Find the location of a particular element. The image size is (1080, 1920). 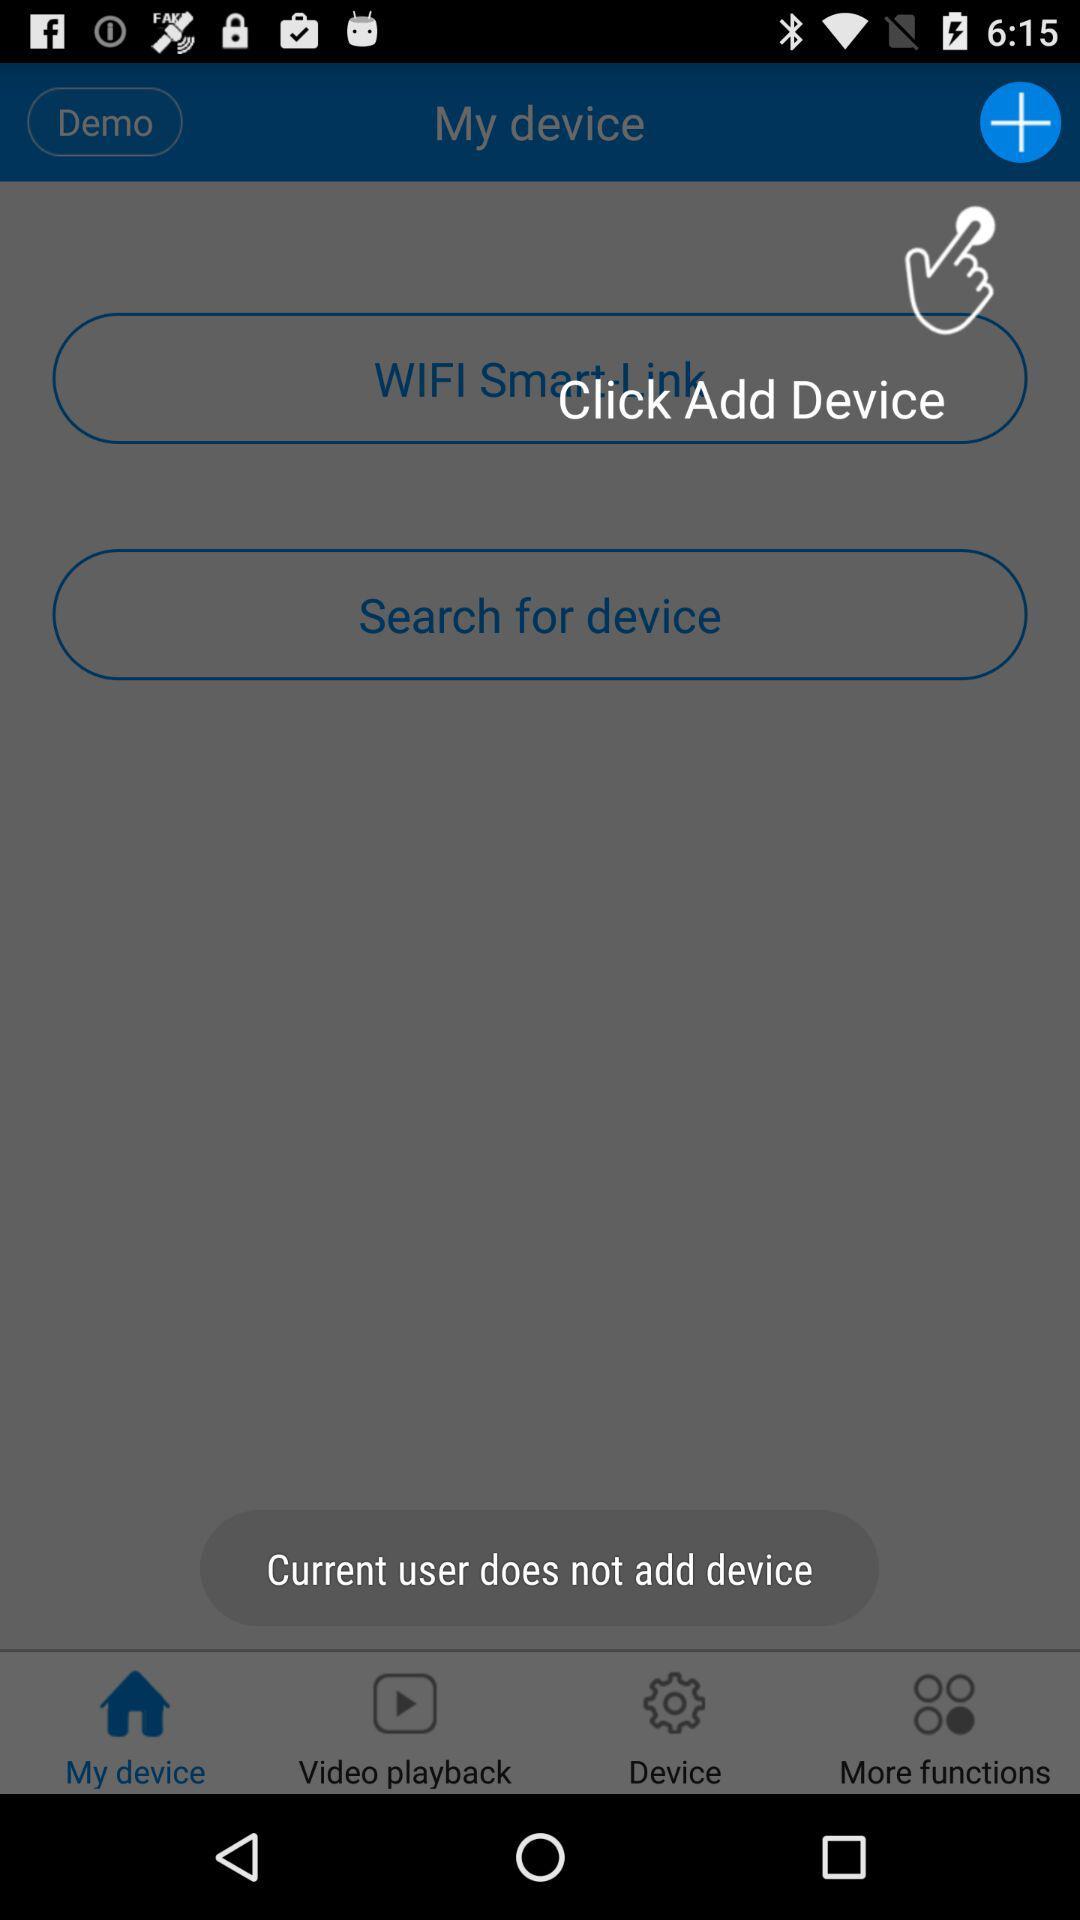

search for device is located at coordinates (540, 613).